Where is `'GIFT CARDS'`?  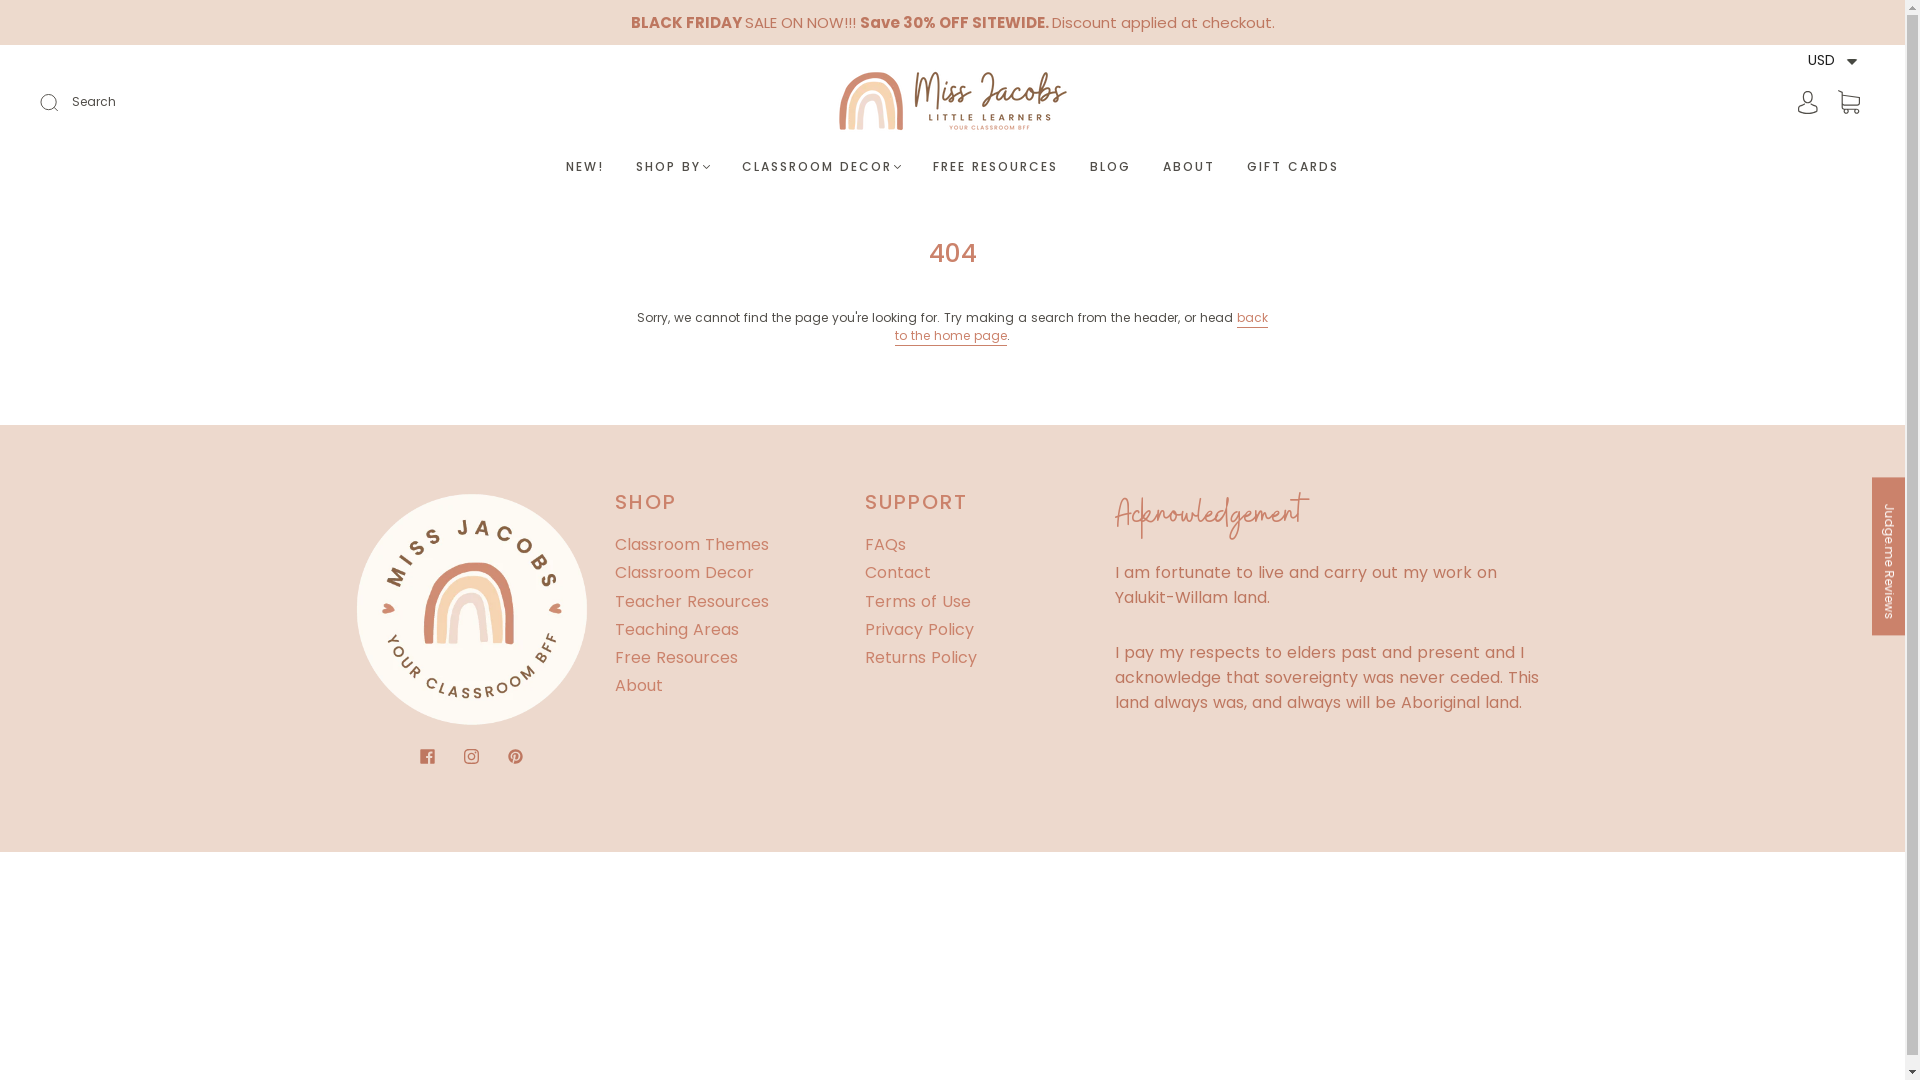 'GIFT CARDS' is located at coordinates (1292, 165).